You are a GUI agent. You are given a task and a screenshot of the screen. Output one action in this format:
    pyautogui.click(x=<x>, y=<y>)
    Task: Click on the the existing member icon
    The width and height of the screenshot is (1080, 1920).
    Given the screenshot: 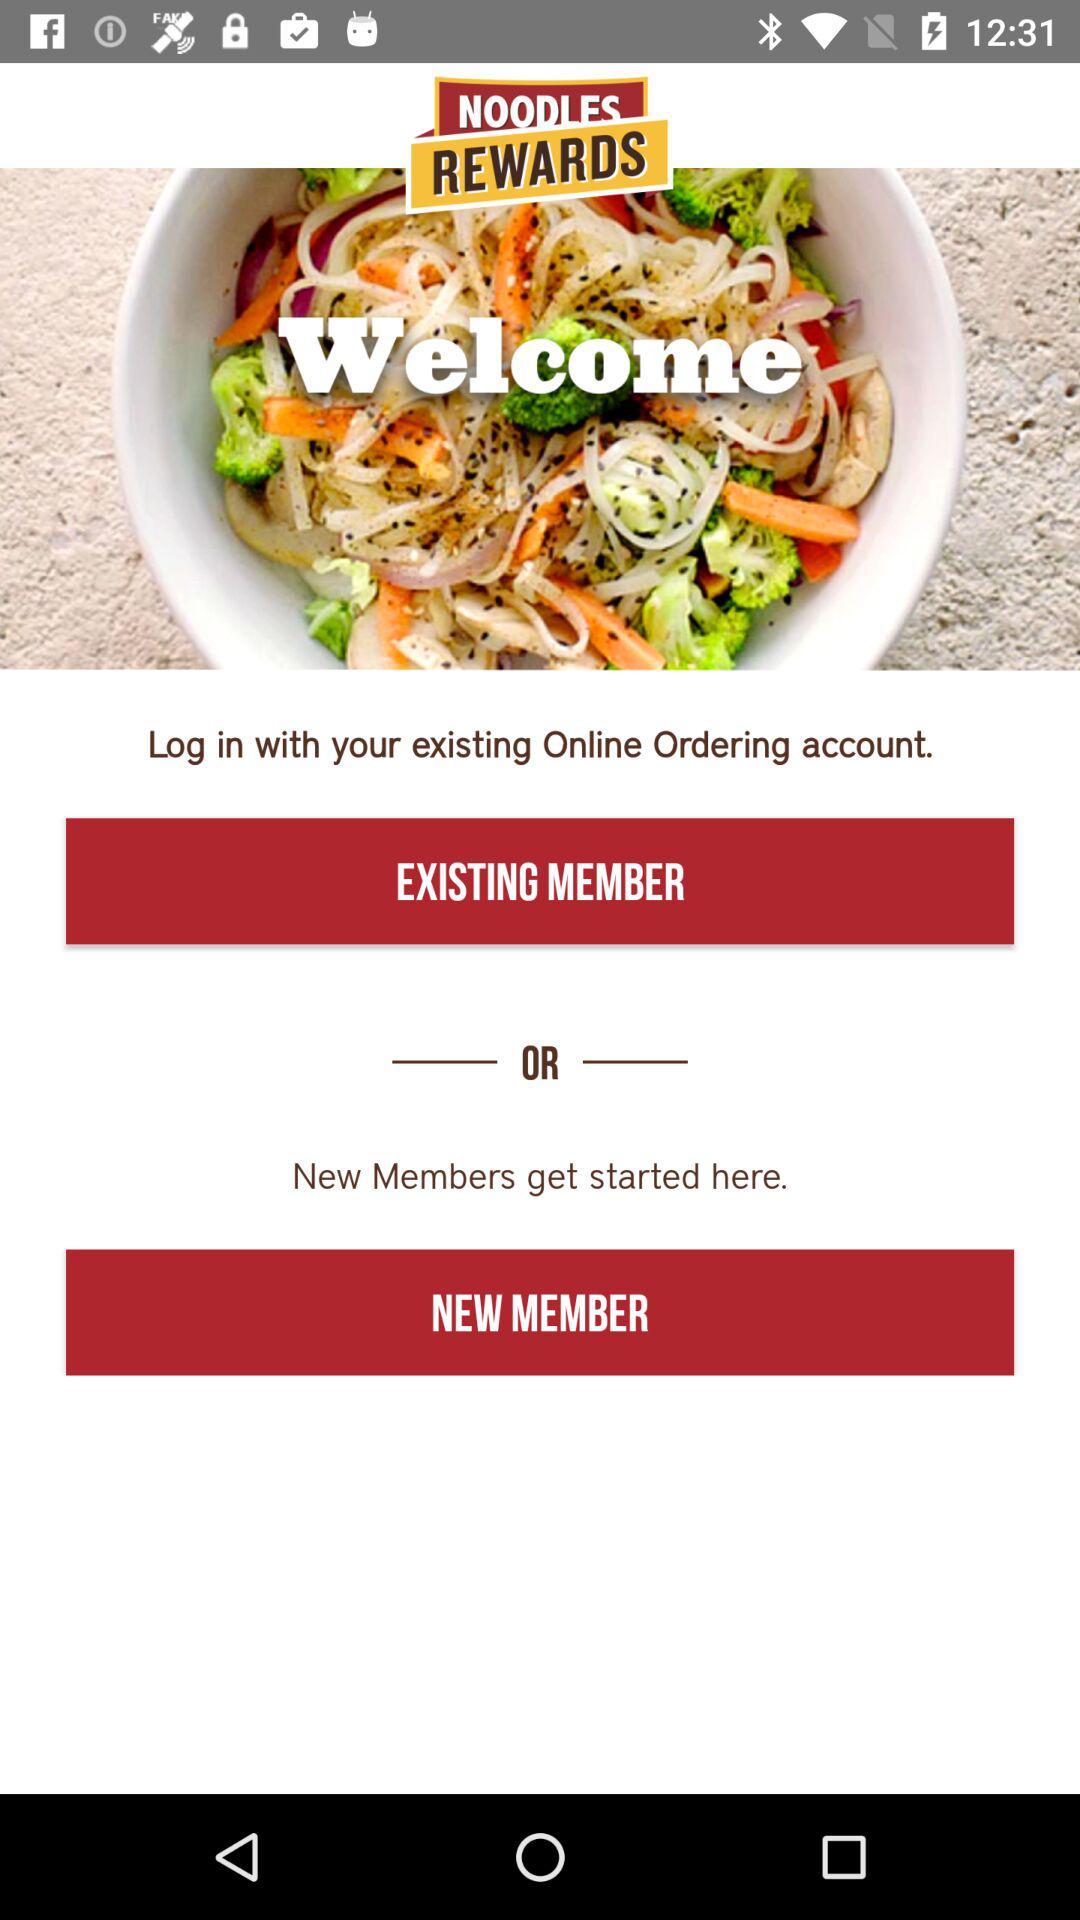 What is the action you would take?
    pyautogui.click(x=540, y=880)
    